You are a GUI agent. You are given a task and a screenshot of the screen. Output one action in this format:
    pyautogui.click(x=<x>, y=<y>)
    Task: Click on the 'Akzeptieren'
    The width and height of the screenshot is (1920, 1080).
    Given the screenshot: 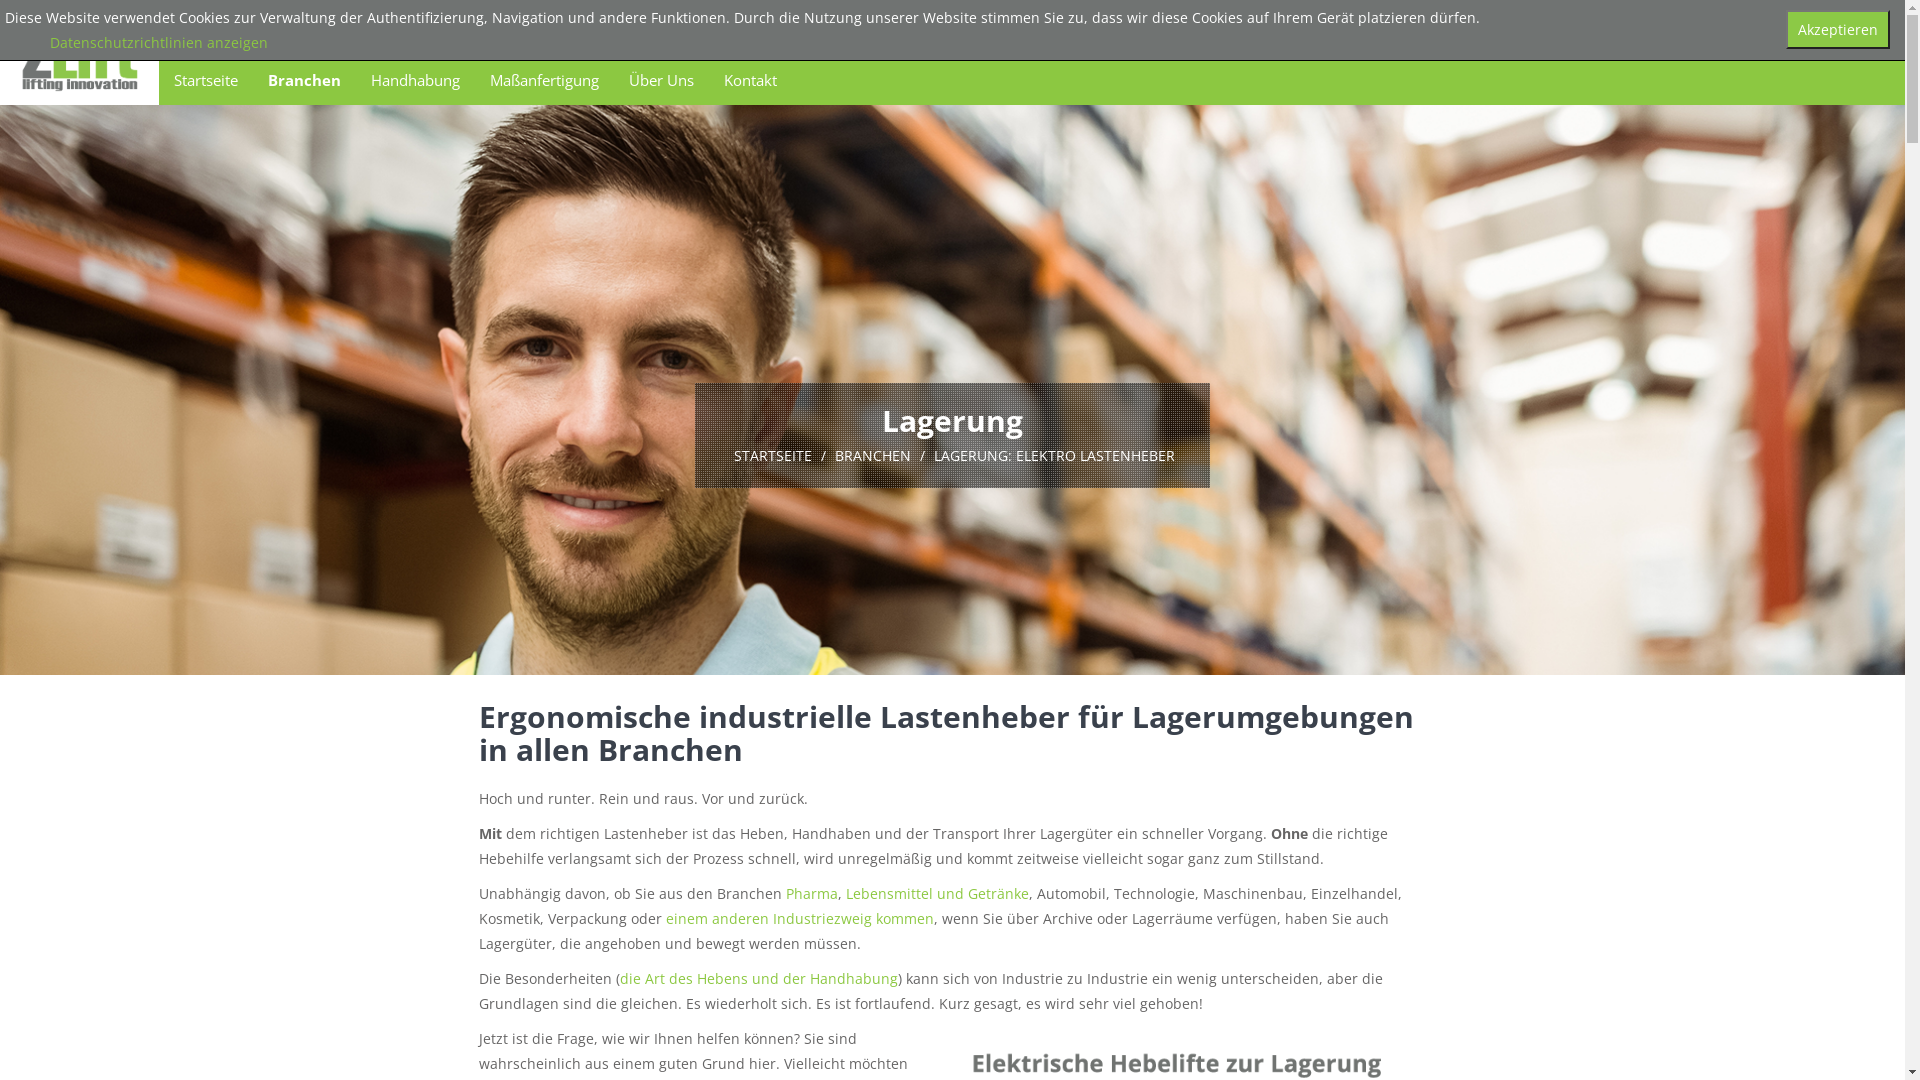 What is the action you would take?
    pyautogui.click(x=1838, y=29)
    